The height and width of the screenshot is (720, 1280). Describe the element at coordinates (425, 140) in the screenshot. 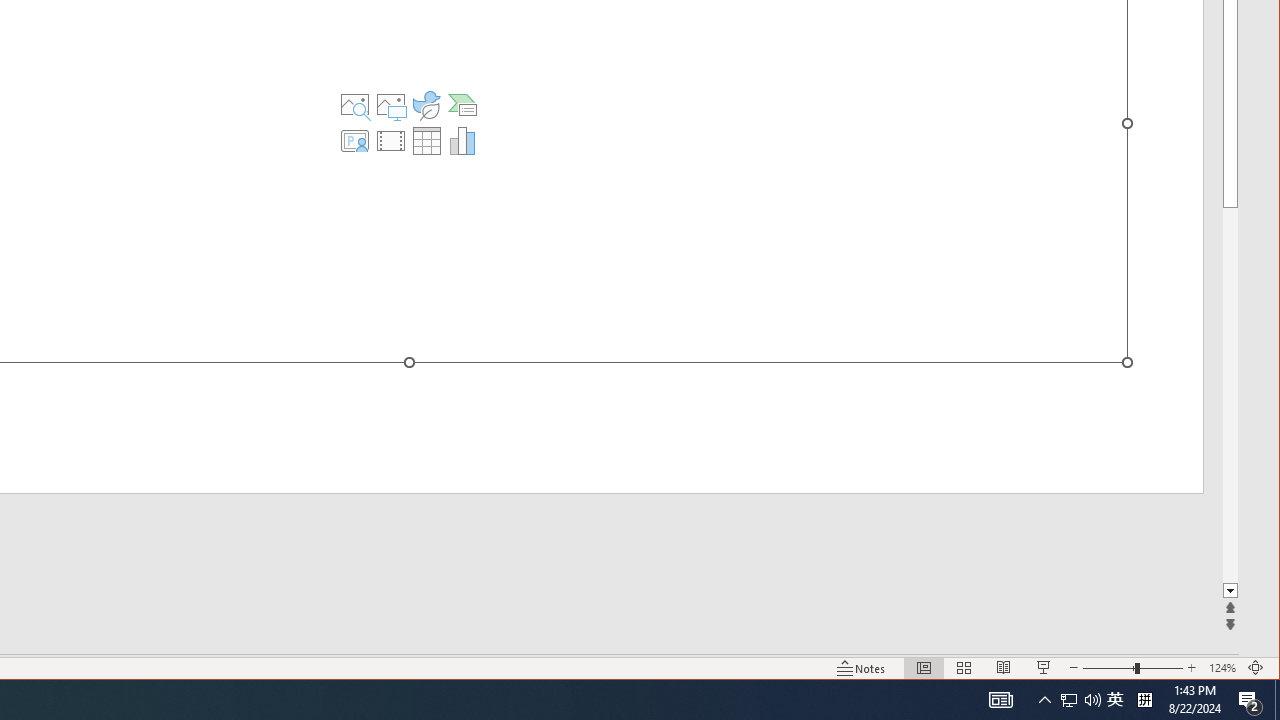

I see `'Insert Table'` at that location.